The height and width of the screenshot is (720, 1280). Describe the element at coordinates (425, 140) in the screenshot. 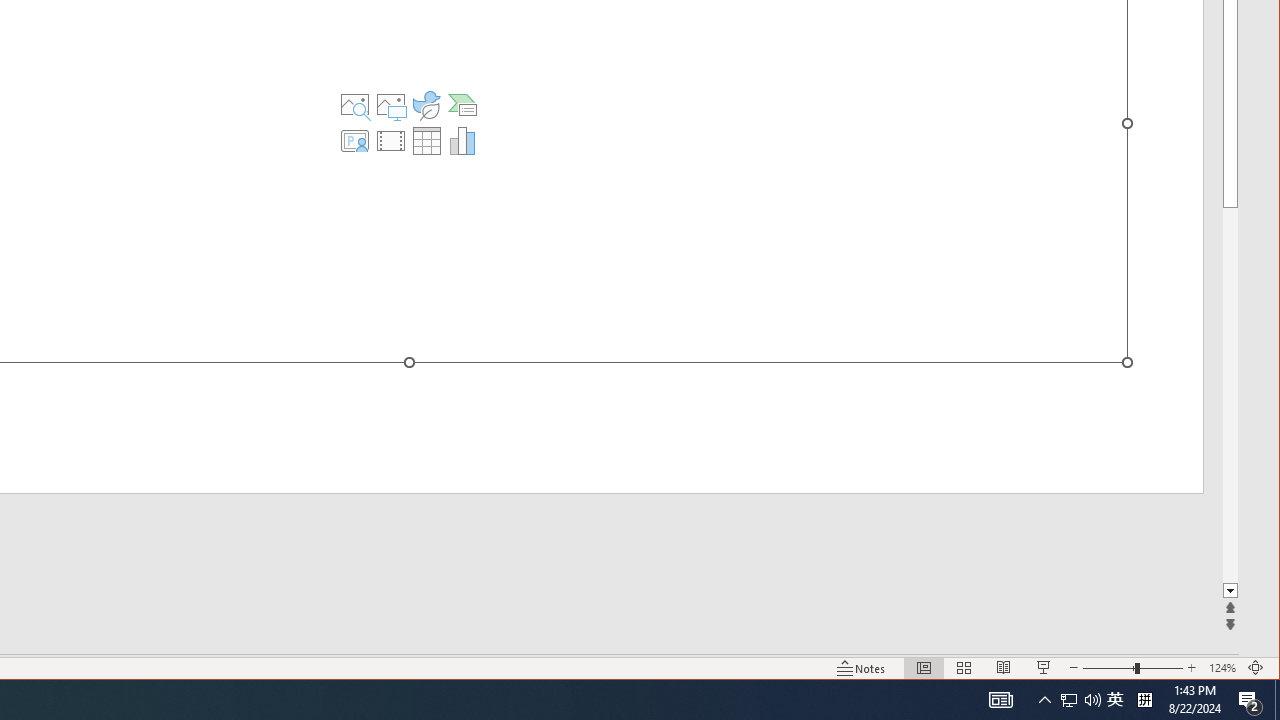

I see `'Insert Table'` at that location.